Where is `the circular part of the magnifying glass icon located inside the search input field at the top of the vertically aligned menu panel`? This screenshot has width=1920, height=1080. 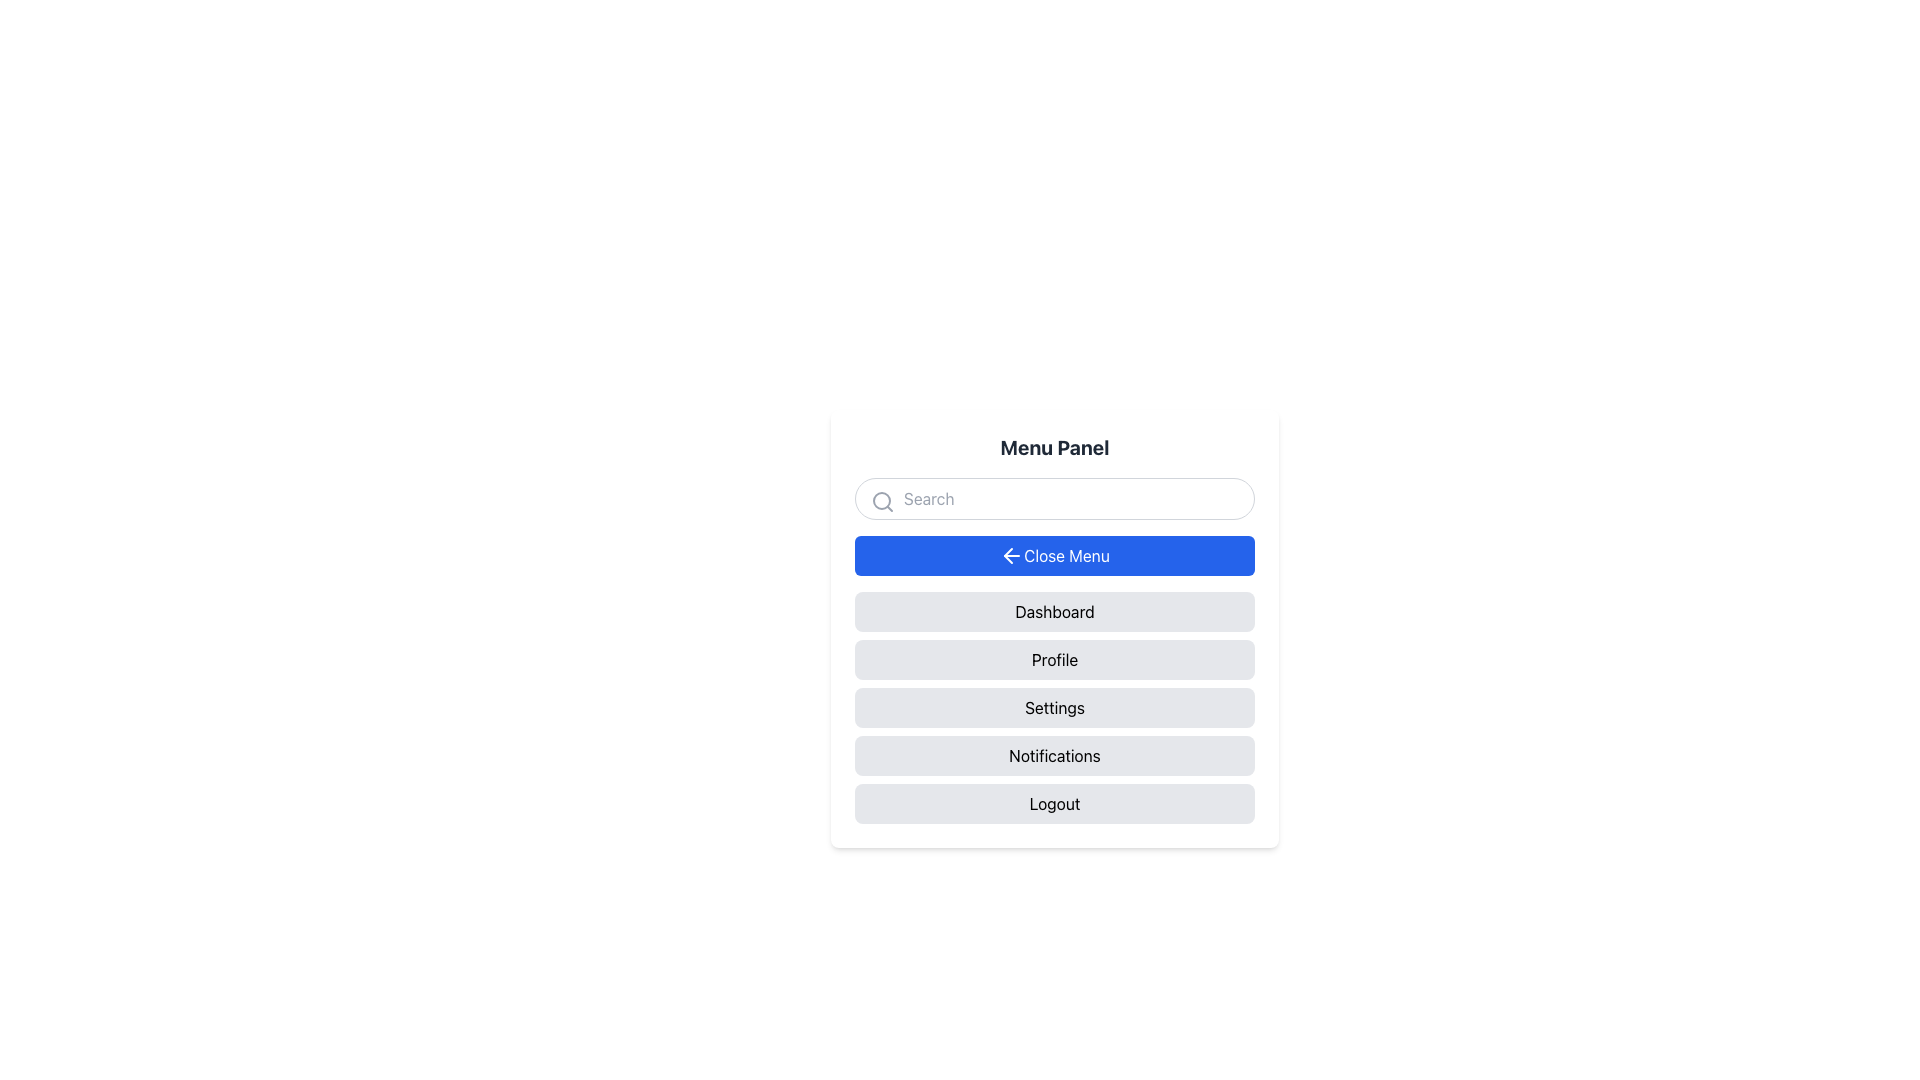
the circular part of the magnifying glass icon located inside the search input field at the top of the vertically aligned menu panel is located at coordinates (881, 500).